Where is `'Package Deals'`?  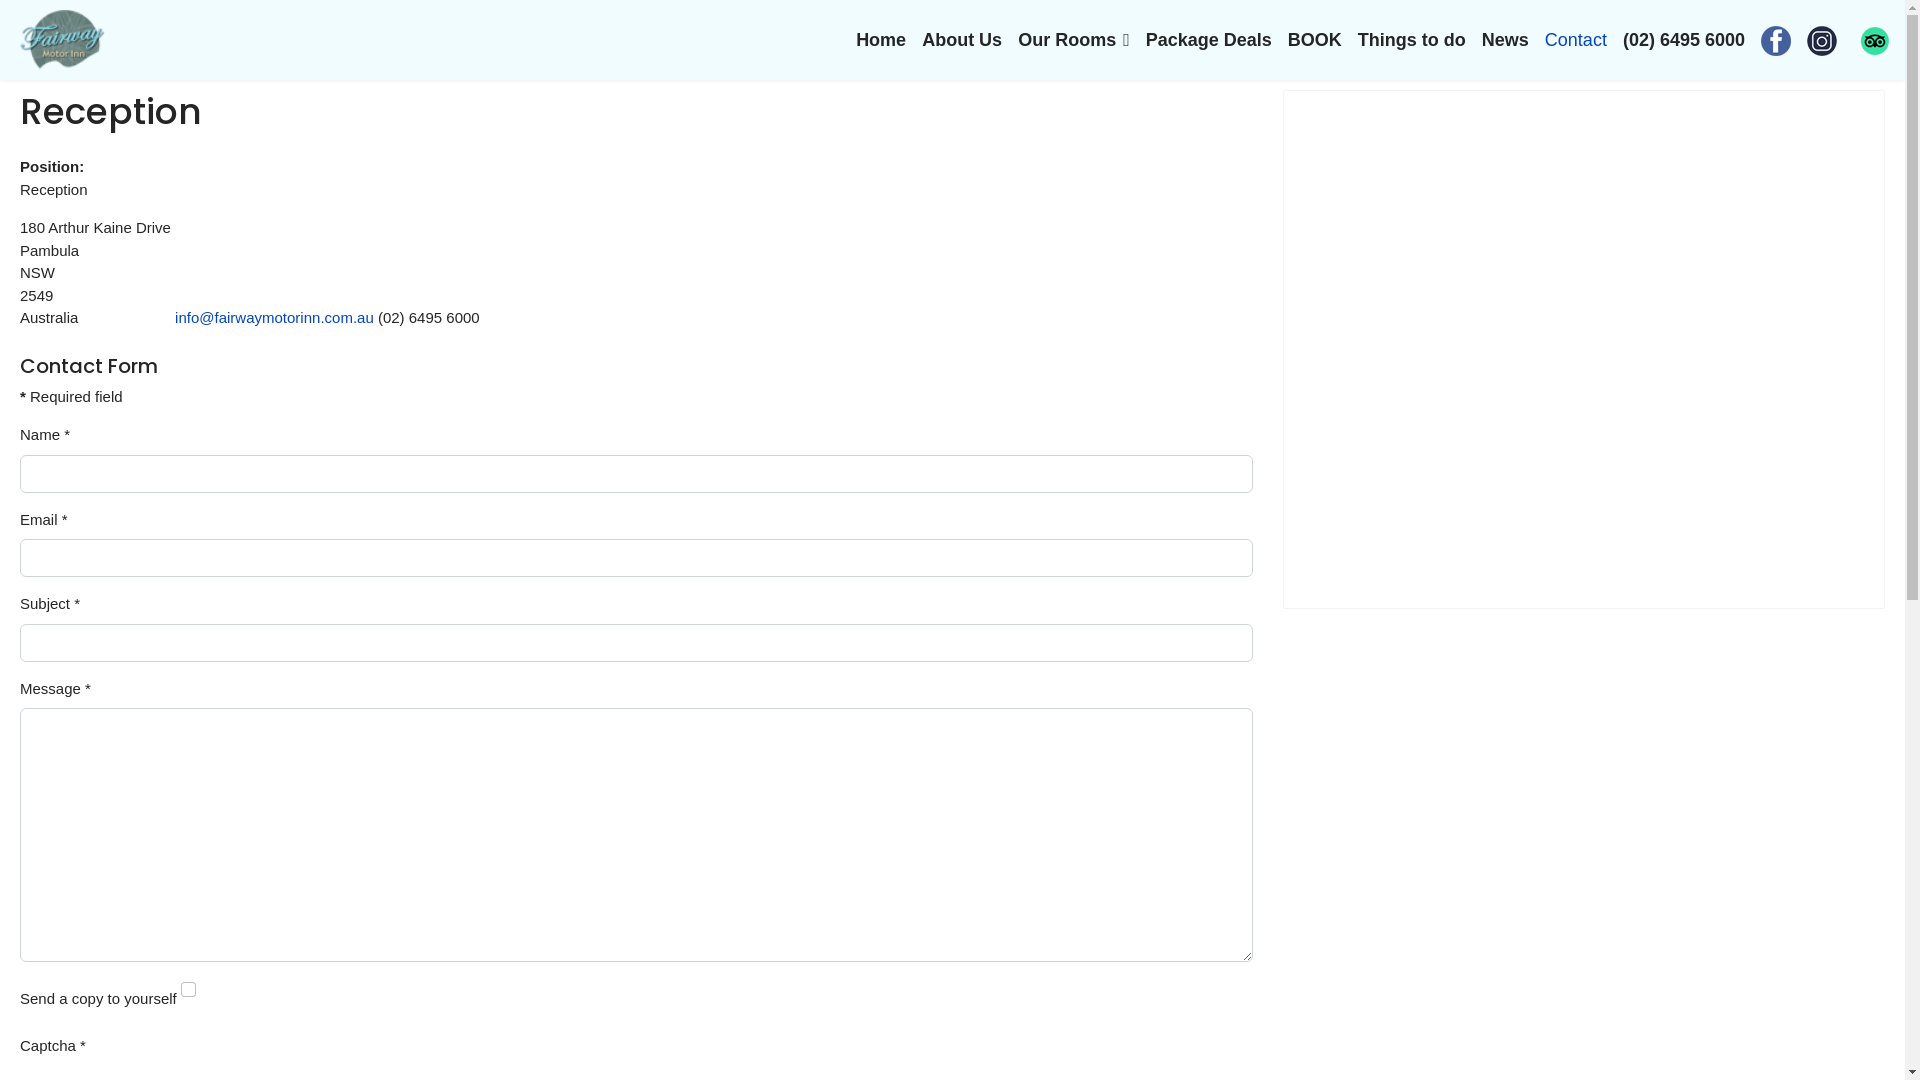
'Package Deals' is located at coordinates (1137, 39).